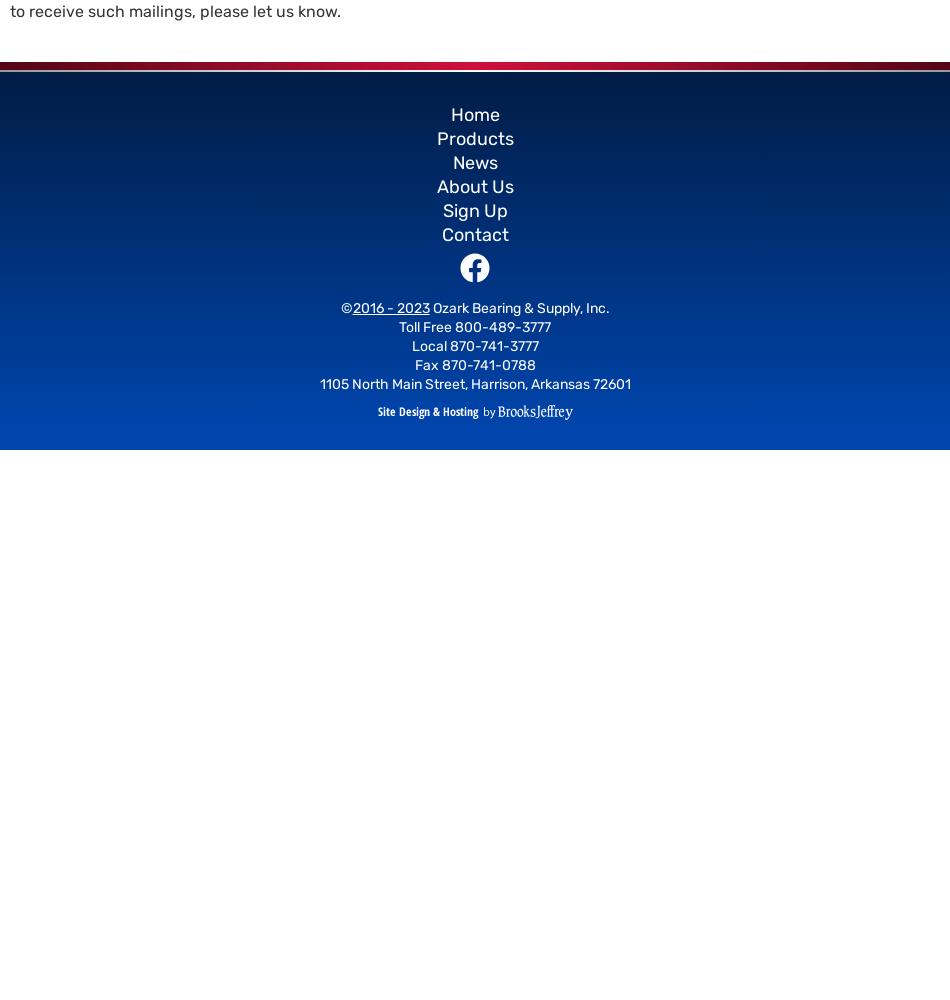 The image size is (950, 1000). I want to click on 'Toll Free 800-489-3777', so click(475, 326).